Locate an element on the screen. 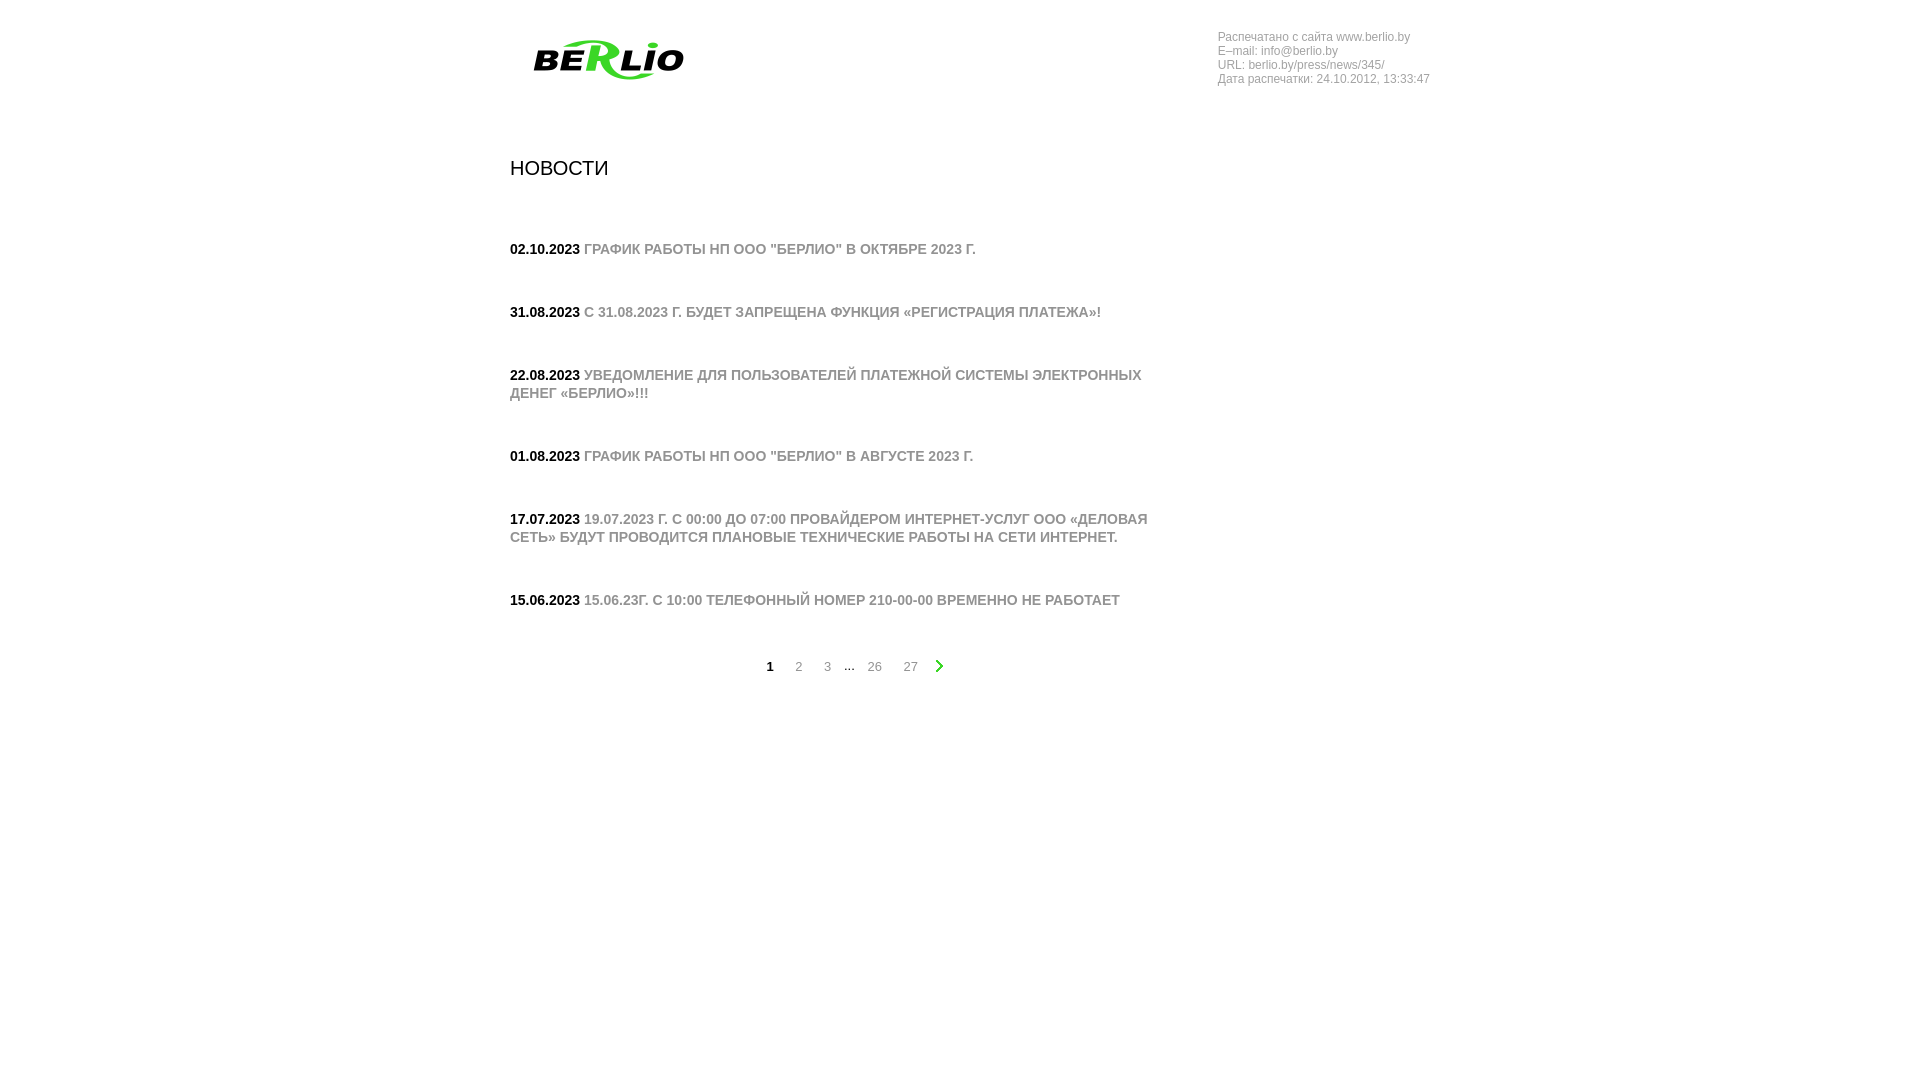 Image resolution: width=1920 pixels, height=1080 pixels. '27' is located at coordinates (896, 667).